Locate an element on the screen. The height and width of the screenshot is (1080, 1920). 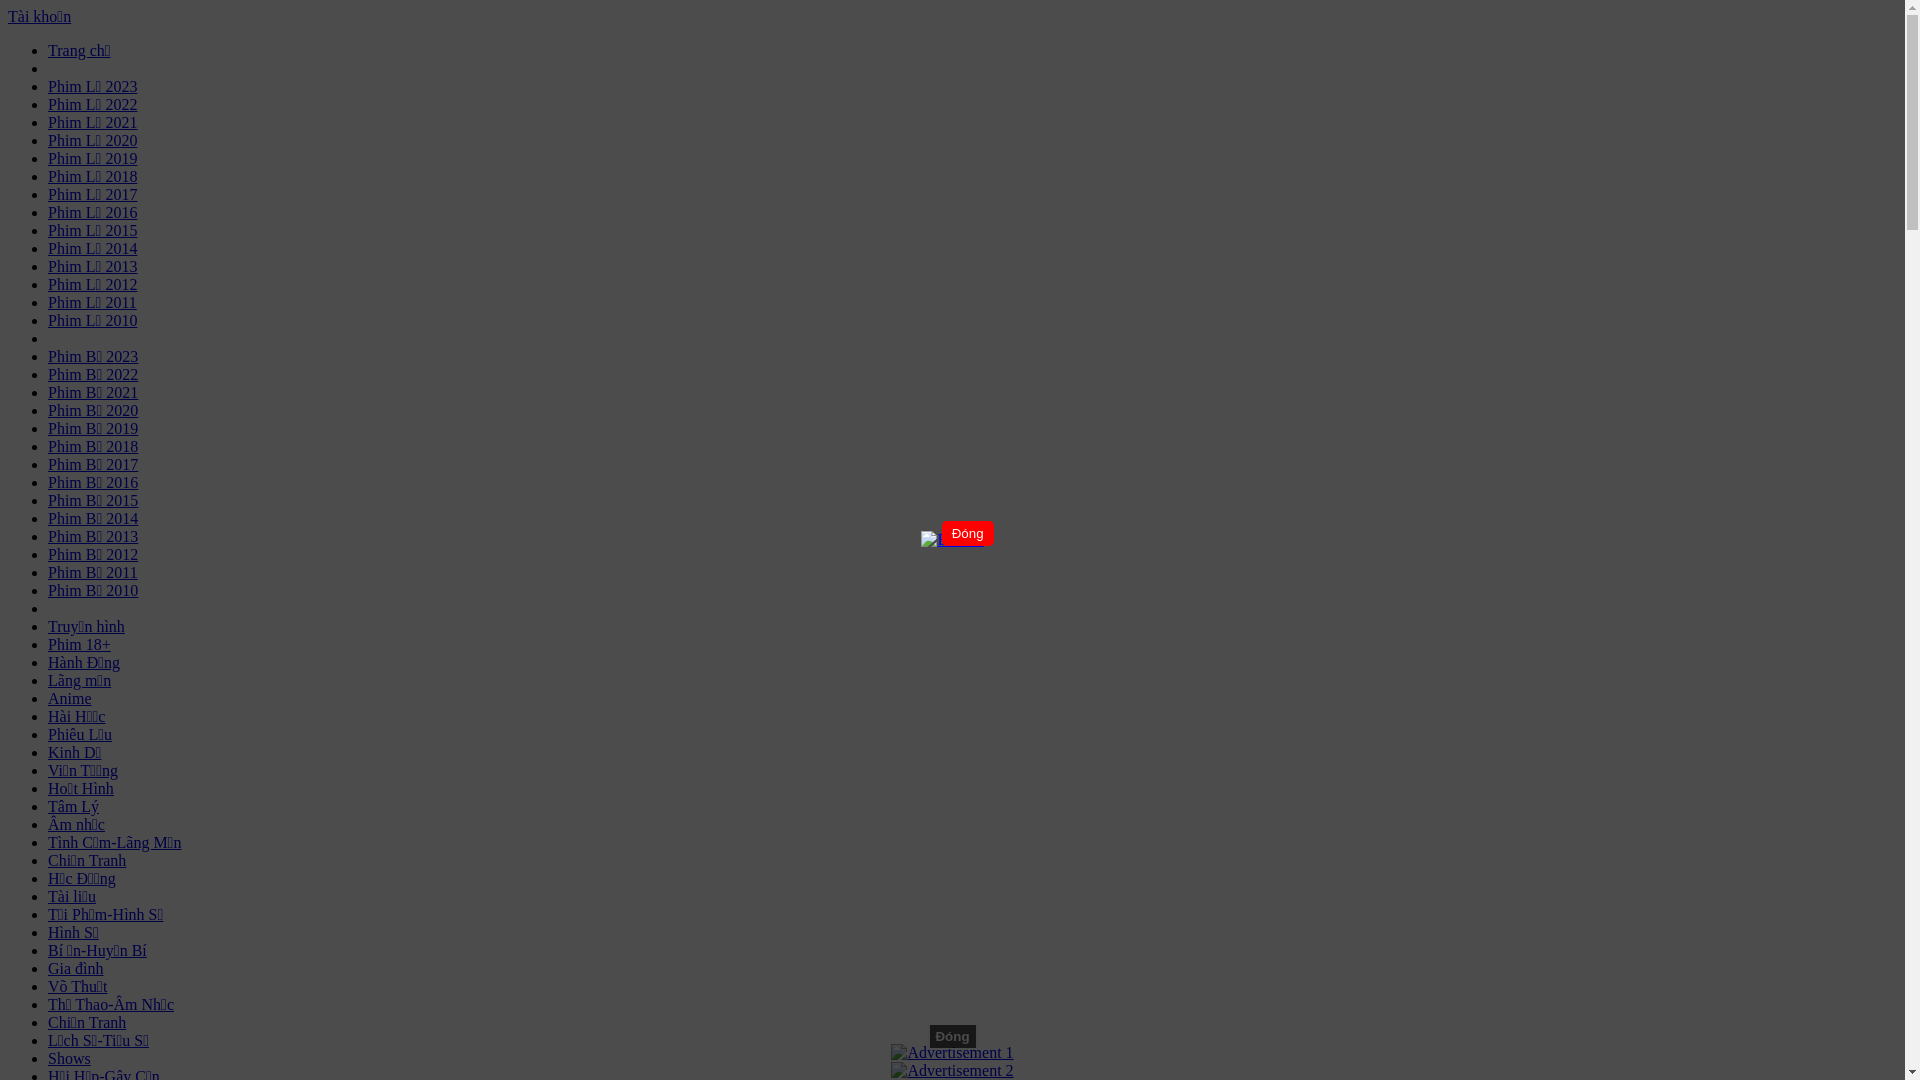
'Anime' is located at coordinates (70, 697).